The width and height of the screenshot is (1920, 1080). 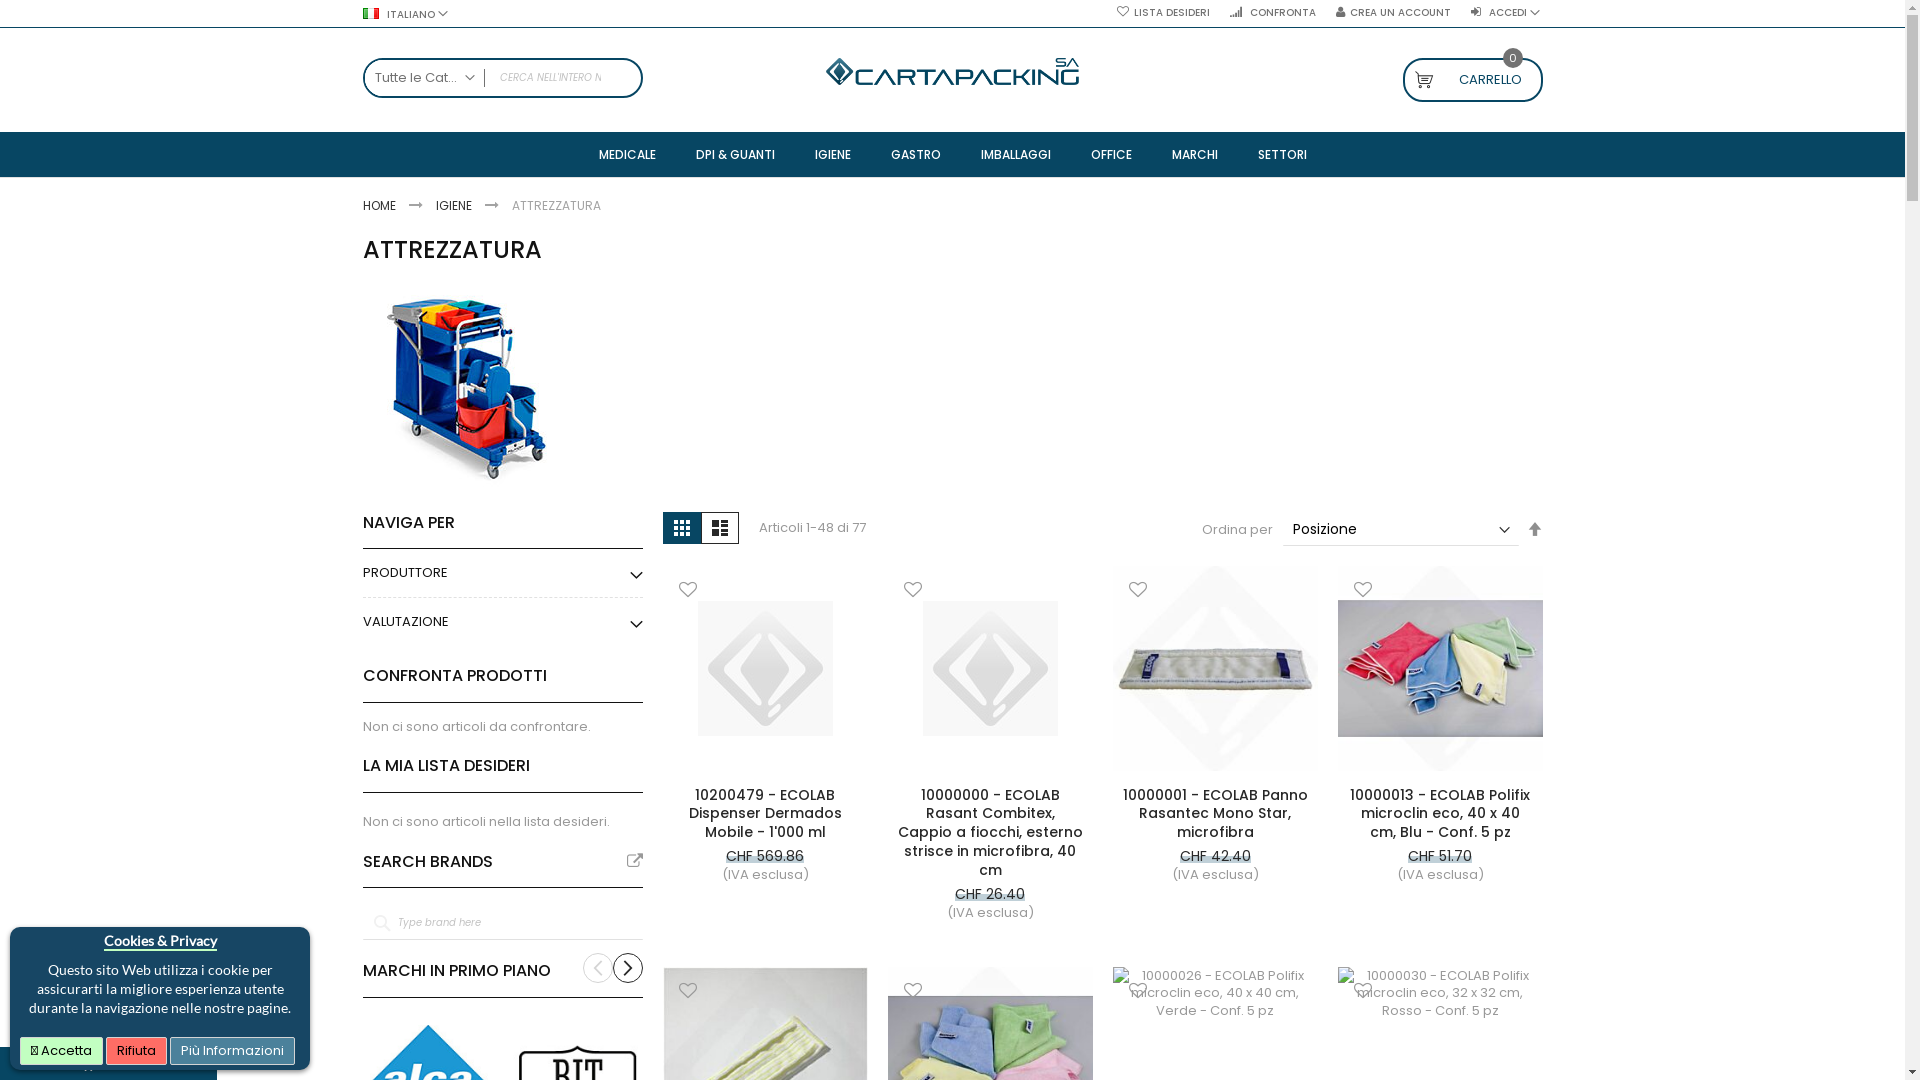 I want to click on 'CARRELLO, so click(x=1400, y=79).